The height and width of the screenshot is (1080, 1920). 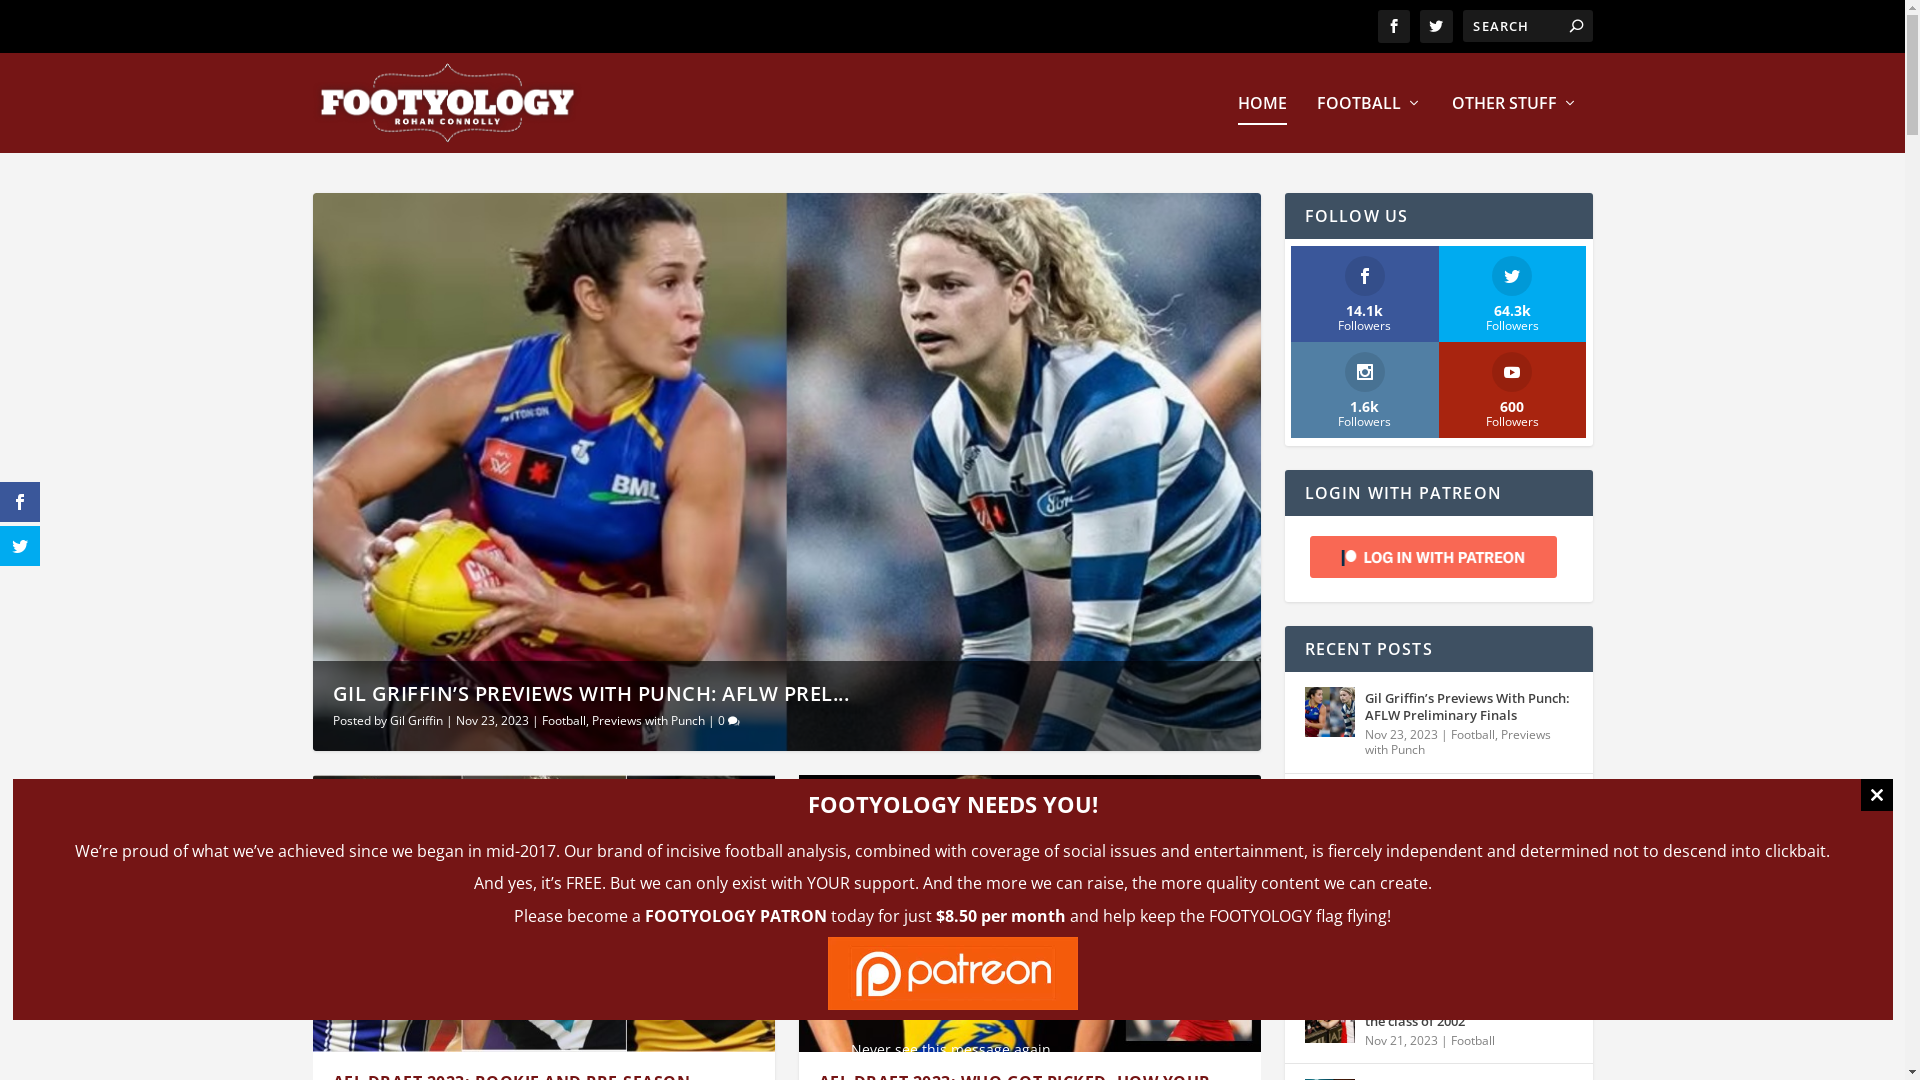 What do you see at coordinates (1329, 1018) in the screenshot?
I see `'Footyology Redraft: Revisiting the class of 2002'` at bounding box center [1329, 1018].